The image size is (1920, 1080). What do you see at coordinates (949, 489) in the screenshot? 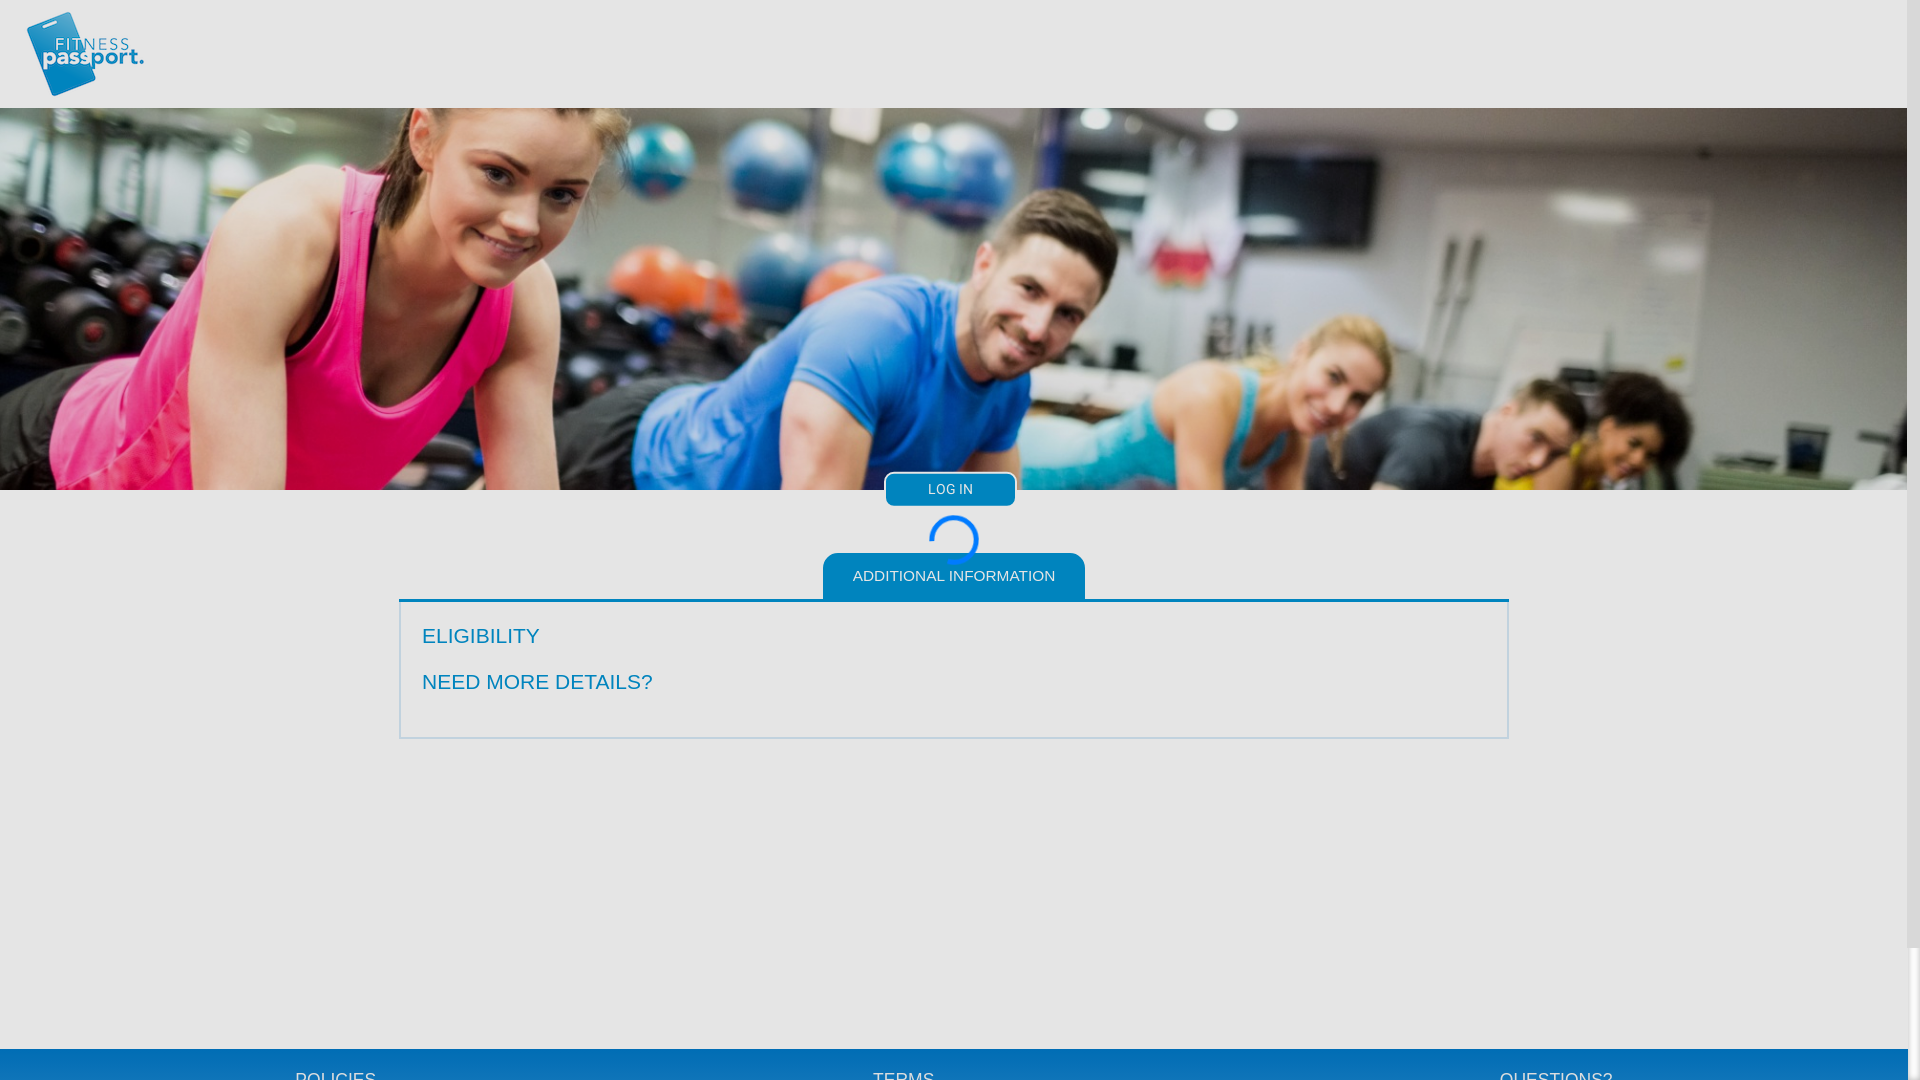
I see `'LOG IN'` at bounding box center [949, 489].